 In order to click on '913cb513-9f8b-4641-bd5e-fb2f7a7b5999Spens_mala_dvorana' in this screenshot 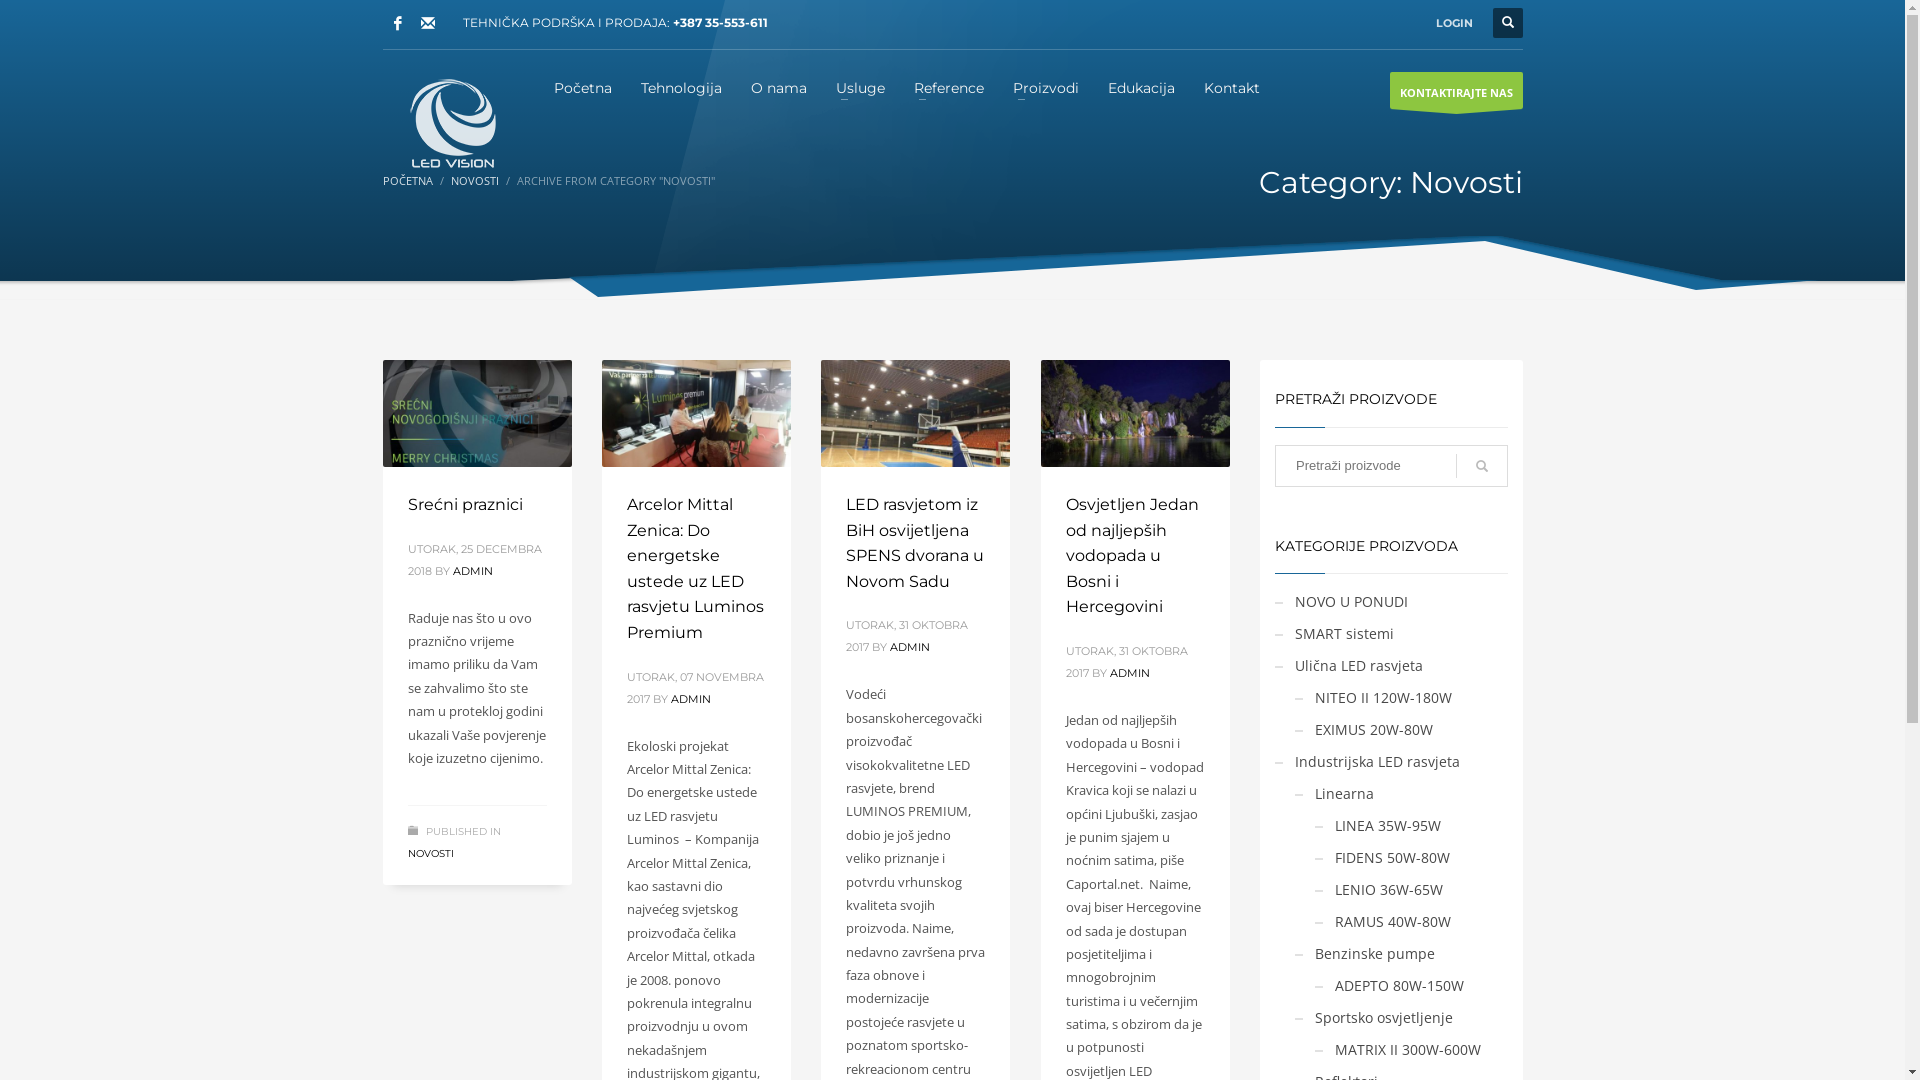, I will do `click(913, 412)`.